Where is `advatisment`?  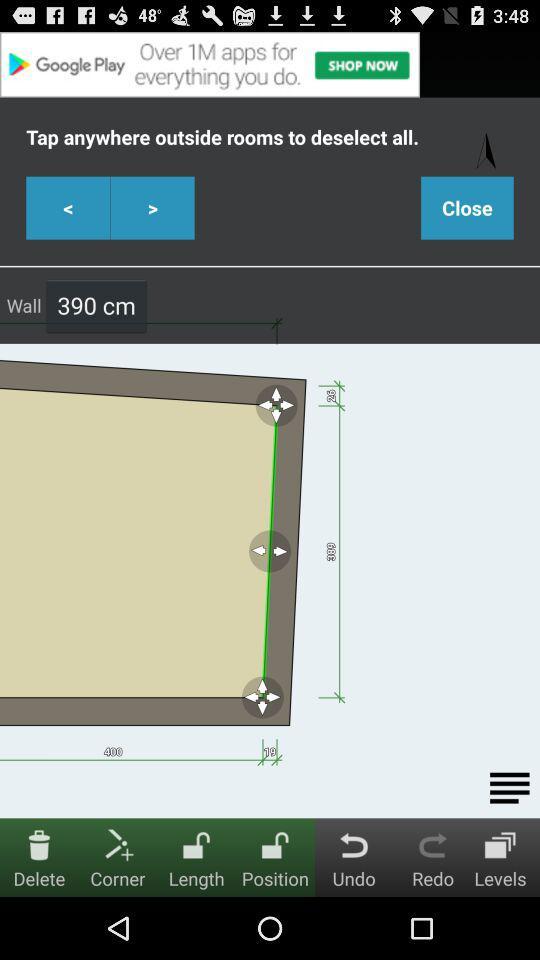
advatisment is located at coordinates (270, 64).